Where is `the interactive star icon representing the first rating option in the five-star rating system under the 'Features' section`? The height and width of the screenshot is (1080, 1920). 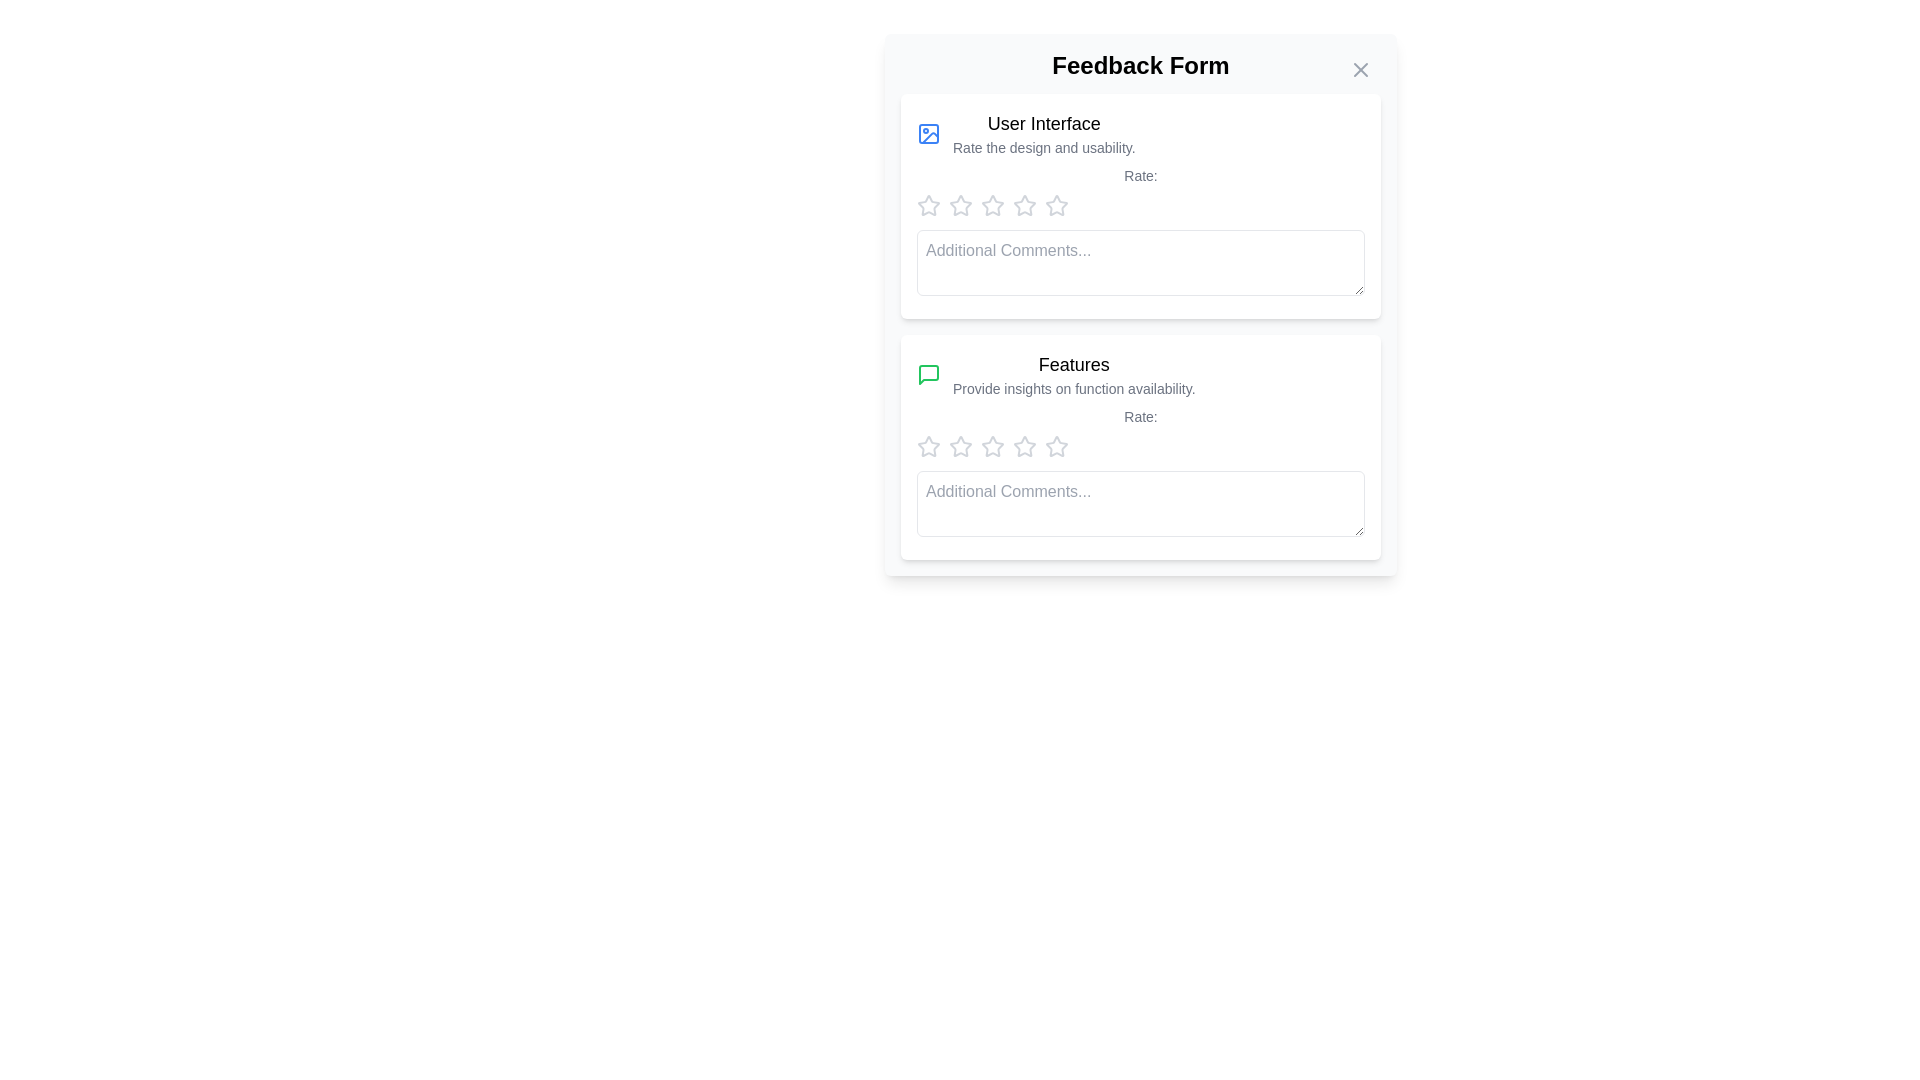 the interactive star icon representing the first rating option in the five-star rating system under the 'Features' section is located at coordinates (928, 446).